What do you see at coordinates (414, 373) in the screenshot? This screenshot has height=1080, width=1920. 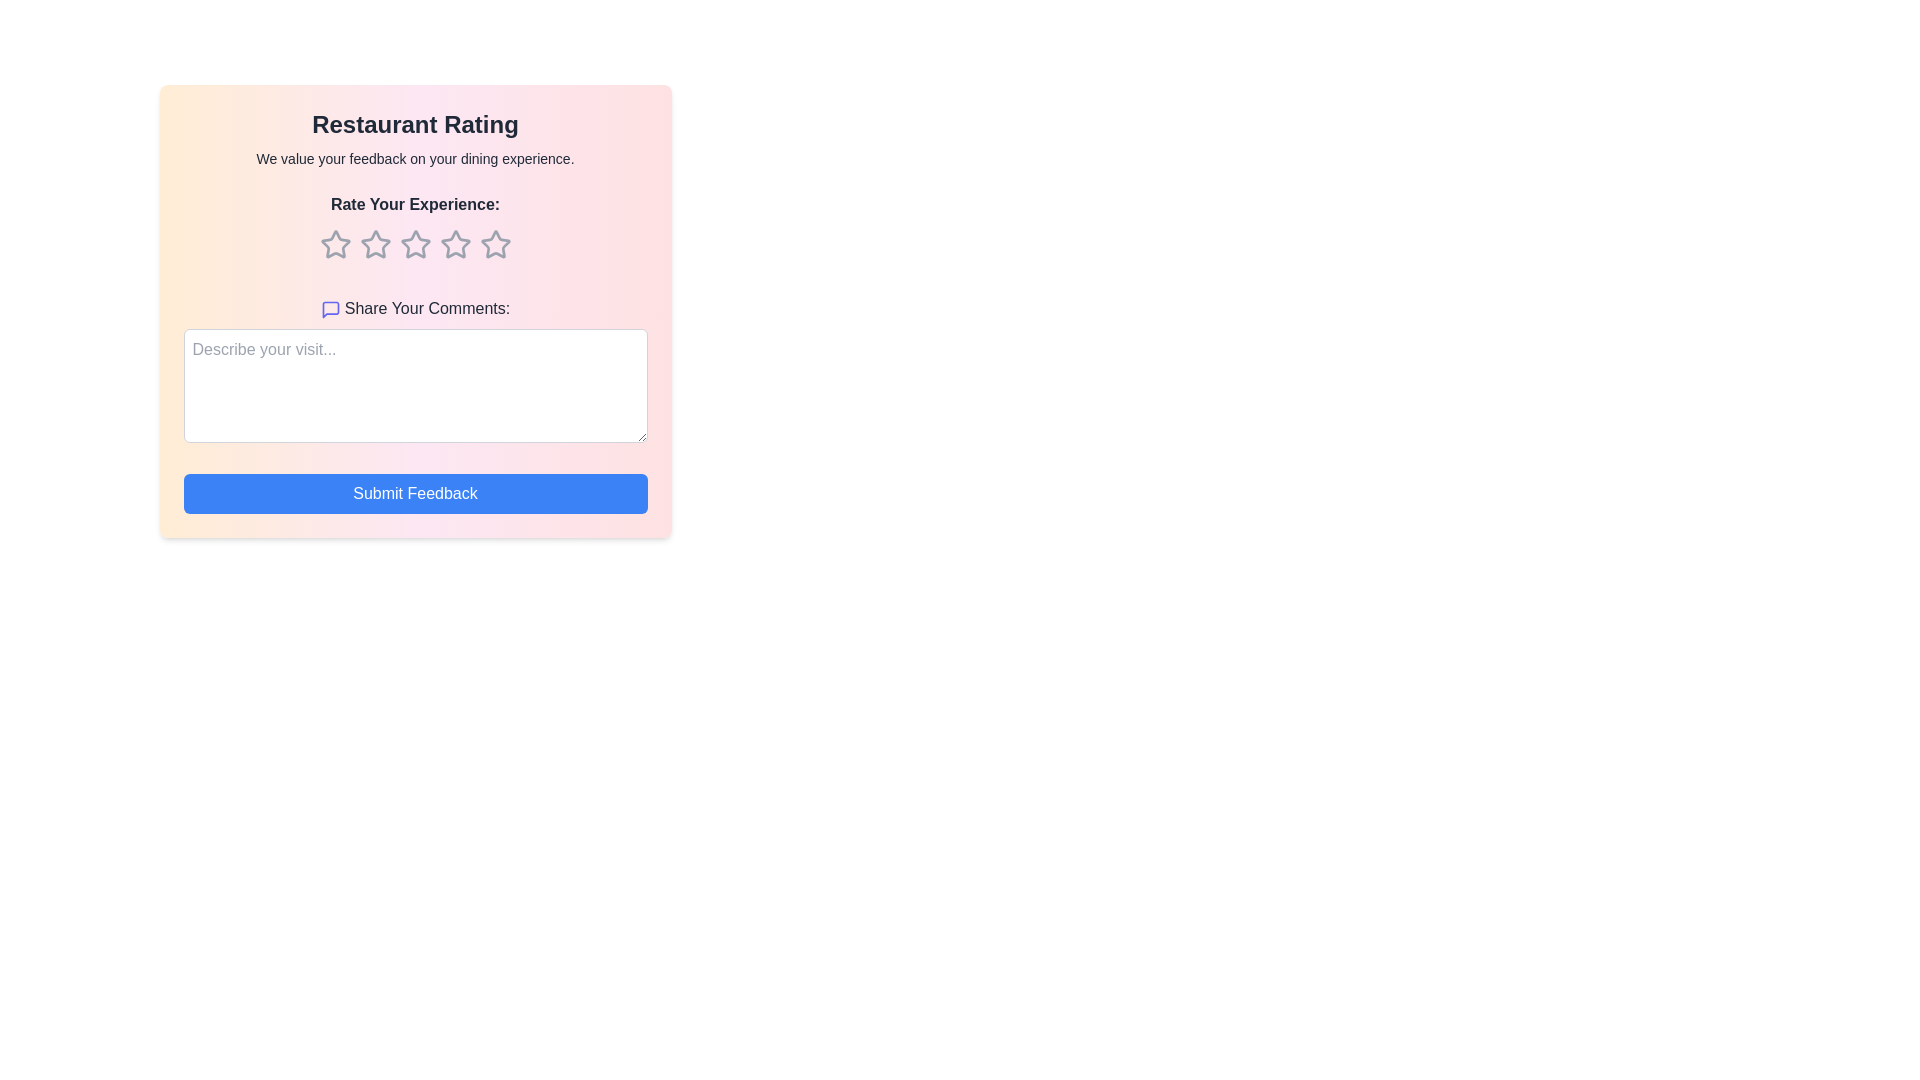 I see `the second input area under the 'Rate Your Experience:' section` at bounding box center [414, 373].